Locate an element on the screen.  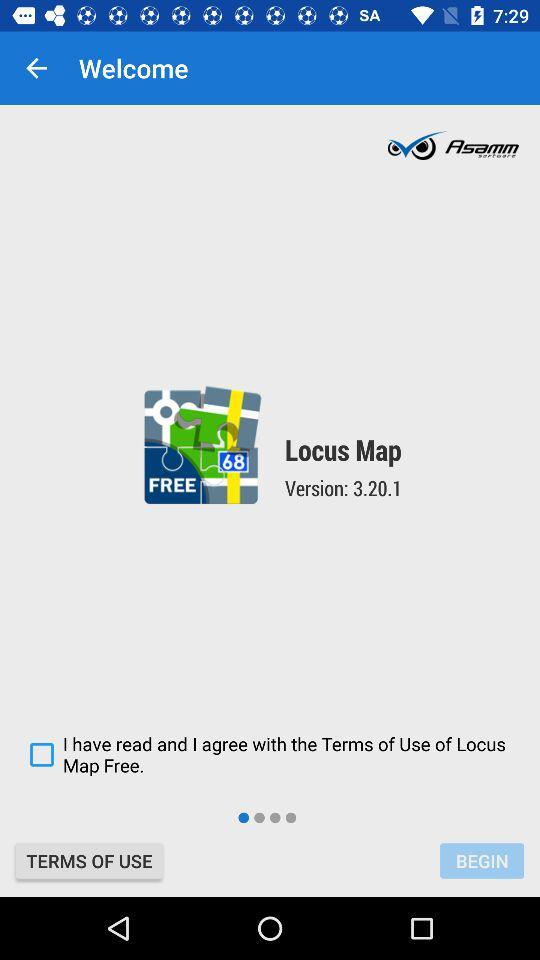
the begin at the bottom right corner is located at coordinates (481, 860).